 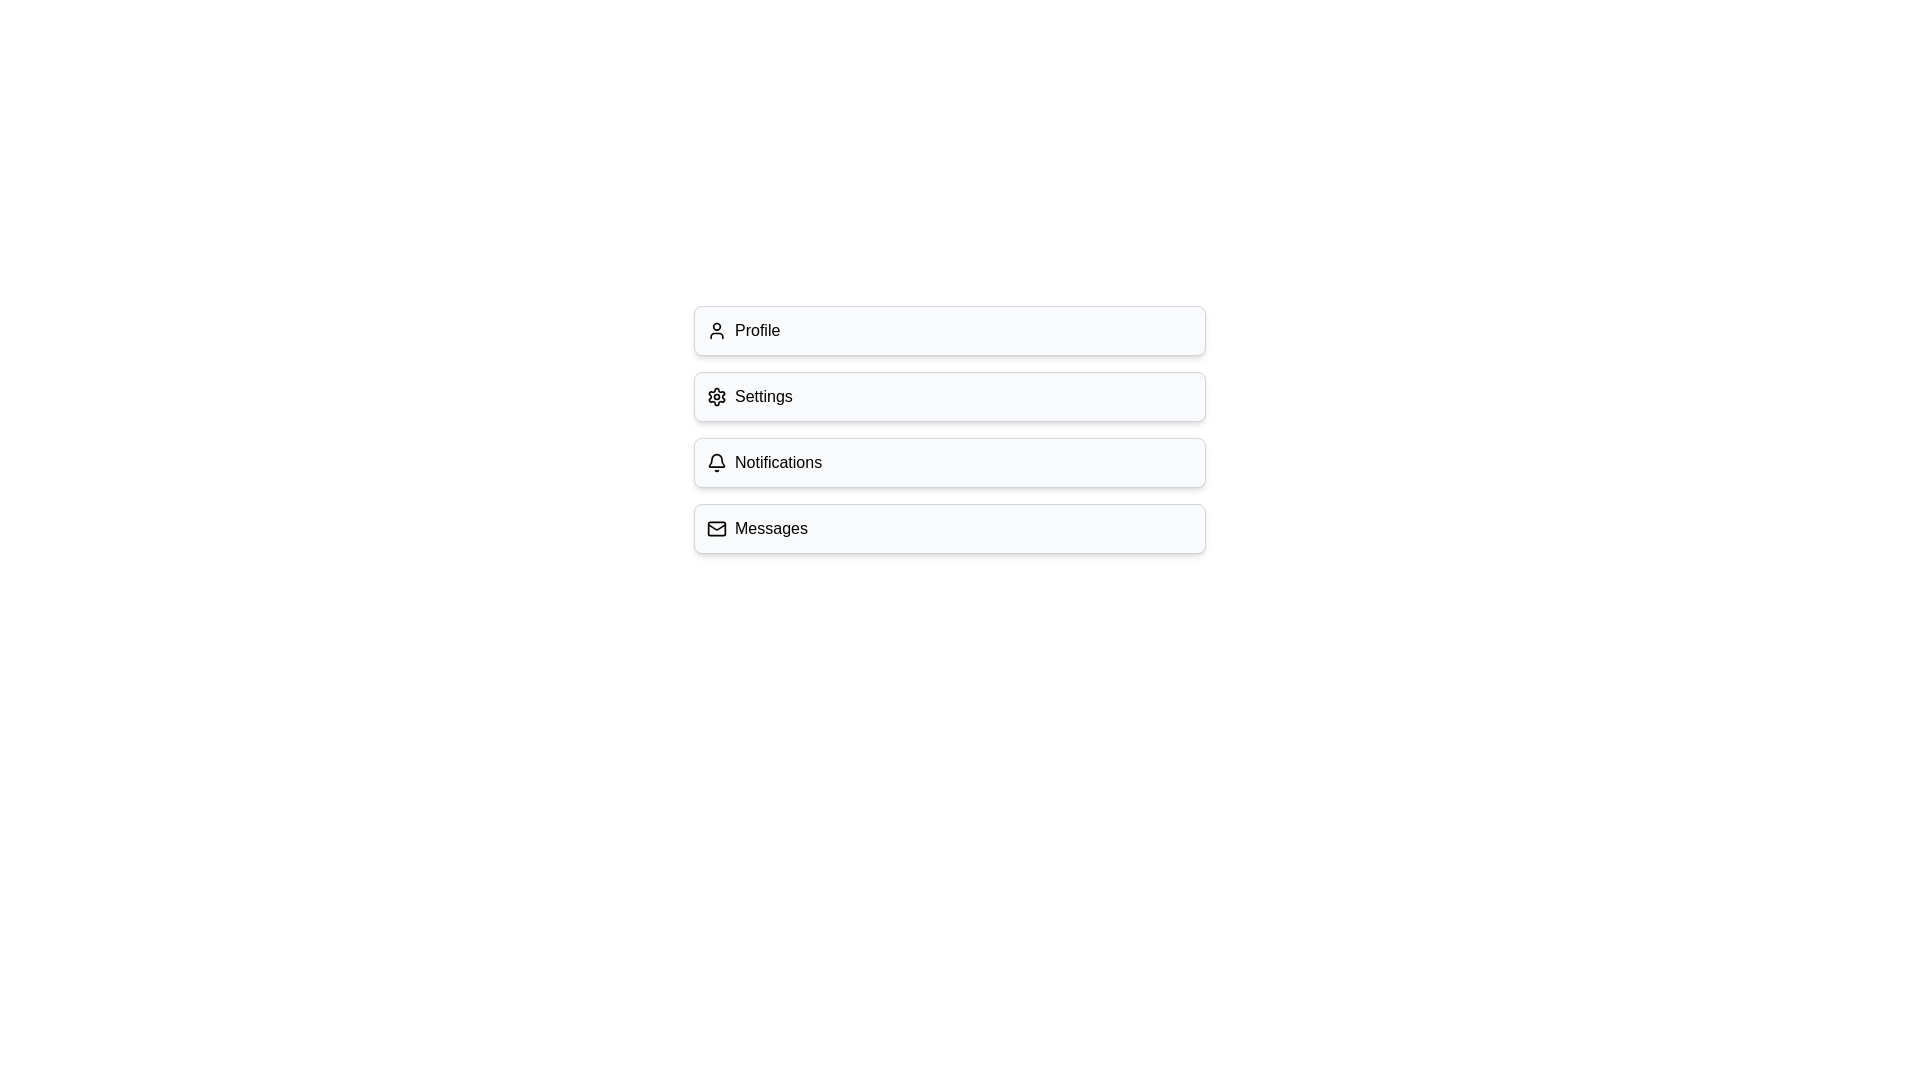 What do you see at coordinates (949, 397) in the screenshot?
I see `the Settings option to observe its visual feedback` at bounding box center [949, 397].